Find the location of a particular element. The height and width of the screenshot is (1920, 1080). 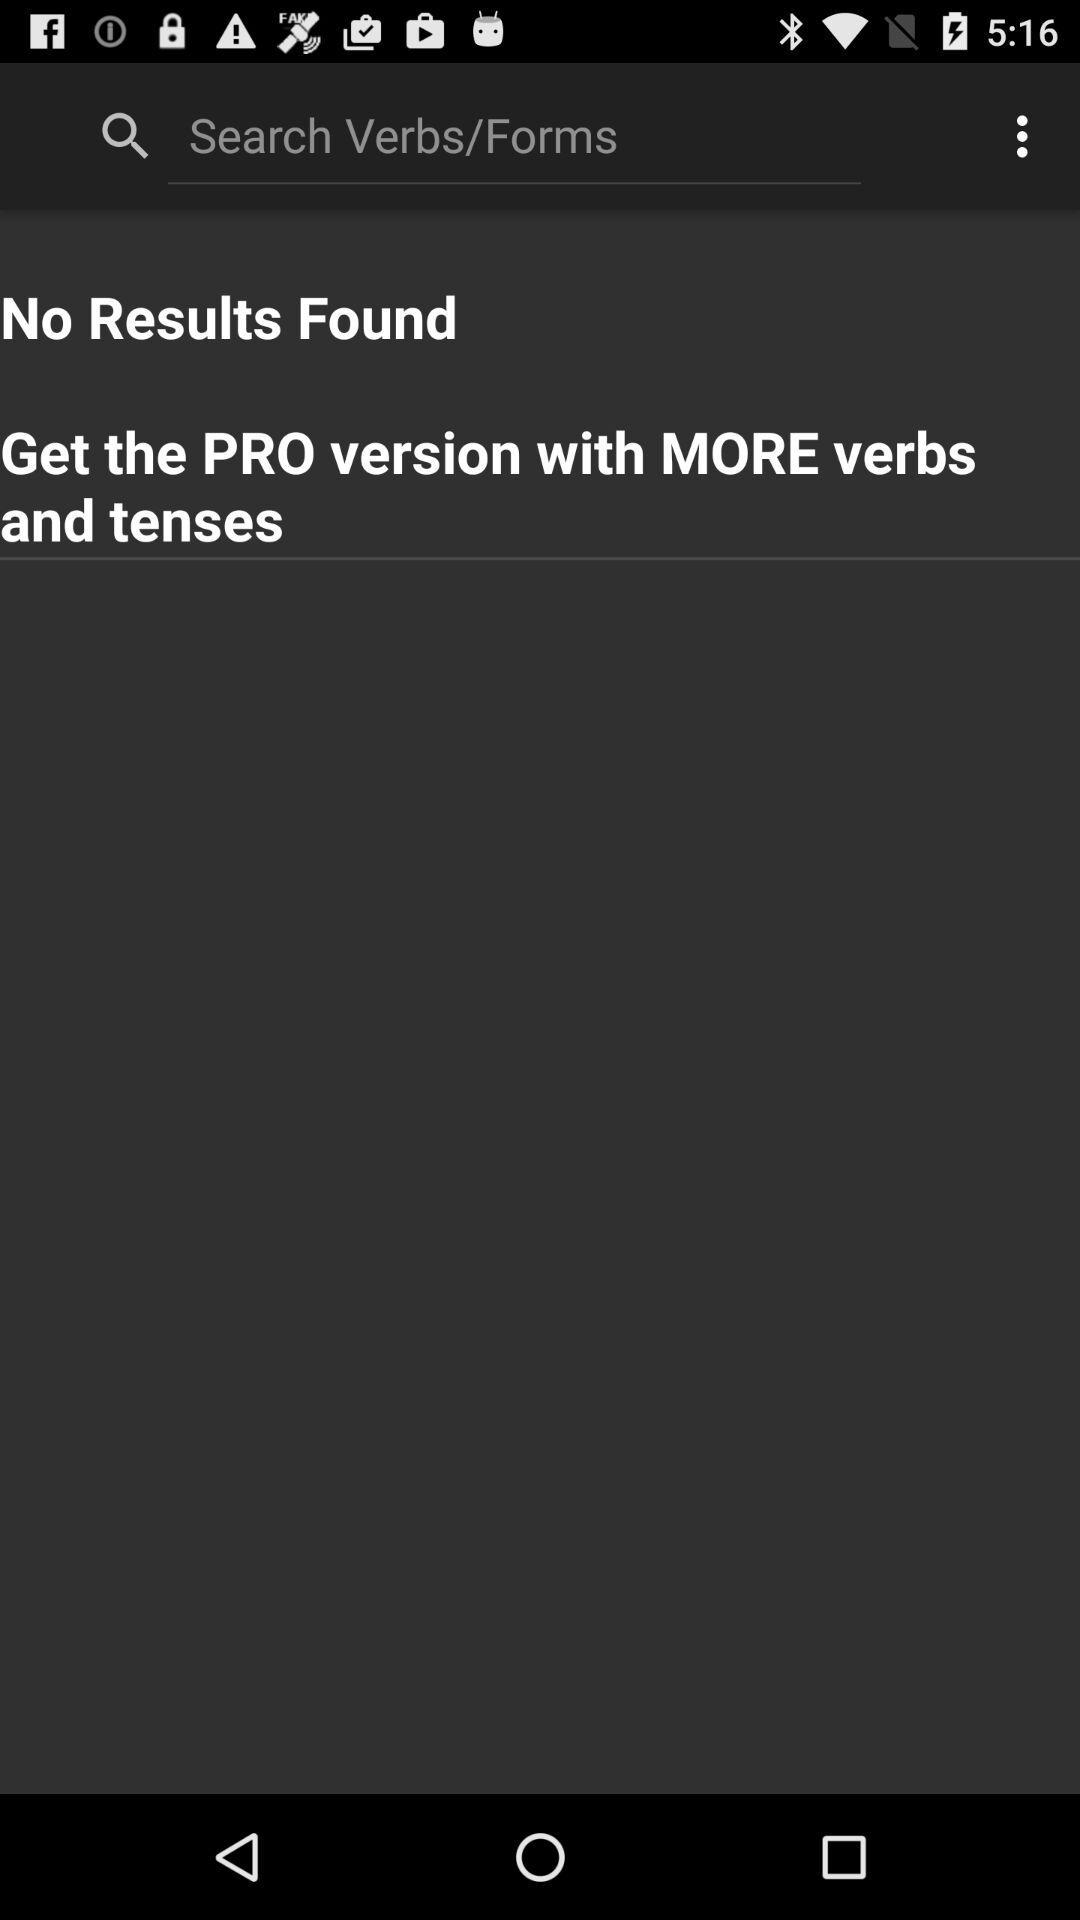

no results found item is located at coordinates (540, 383).